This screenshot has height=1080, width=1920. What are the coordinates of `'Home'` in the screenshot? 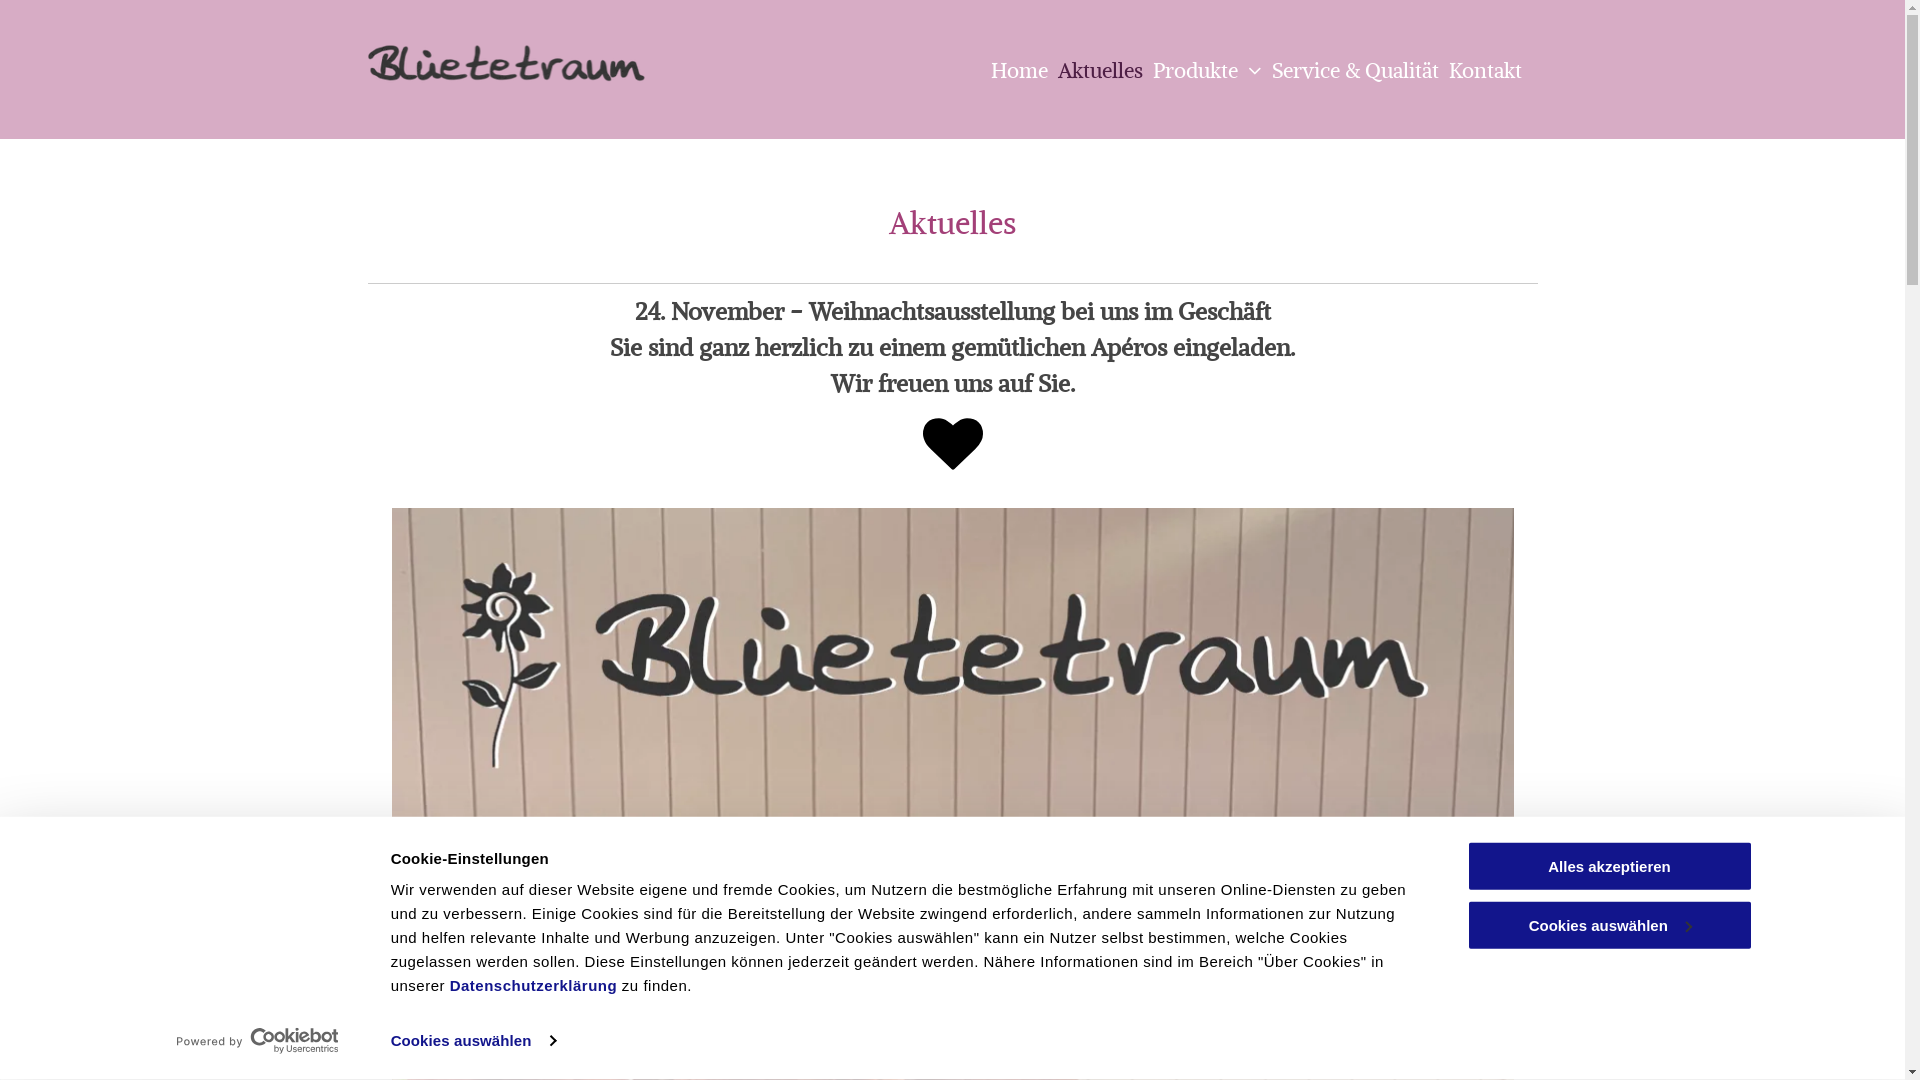 It's located at (1014, 71).